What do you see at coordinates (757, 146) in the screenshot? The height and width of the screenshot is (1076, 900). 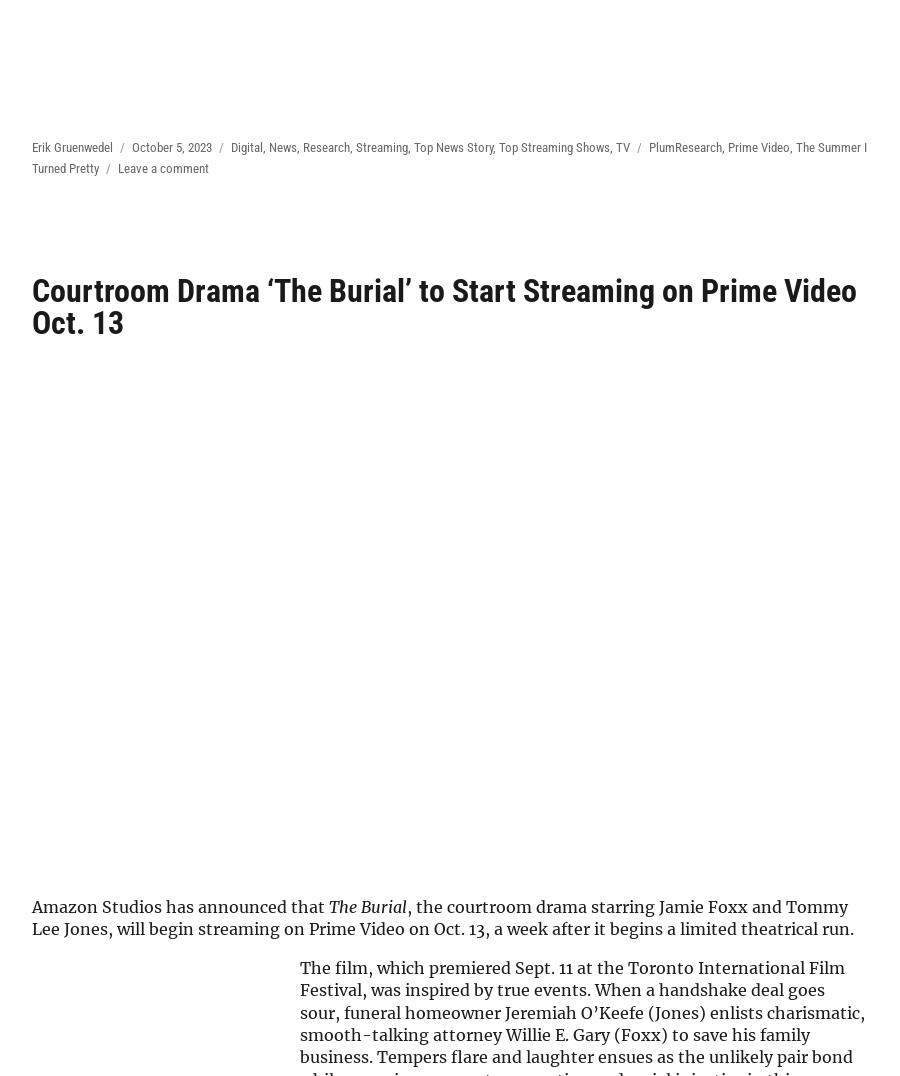 I see `'Prime Video'` at bounding box center [757, 146].